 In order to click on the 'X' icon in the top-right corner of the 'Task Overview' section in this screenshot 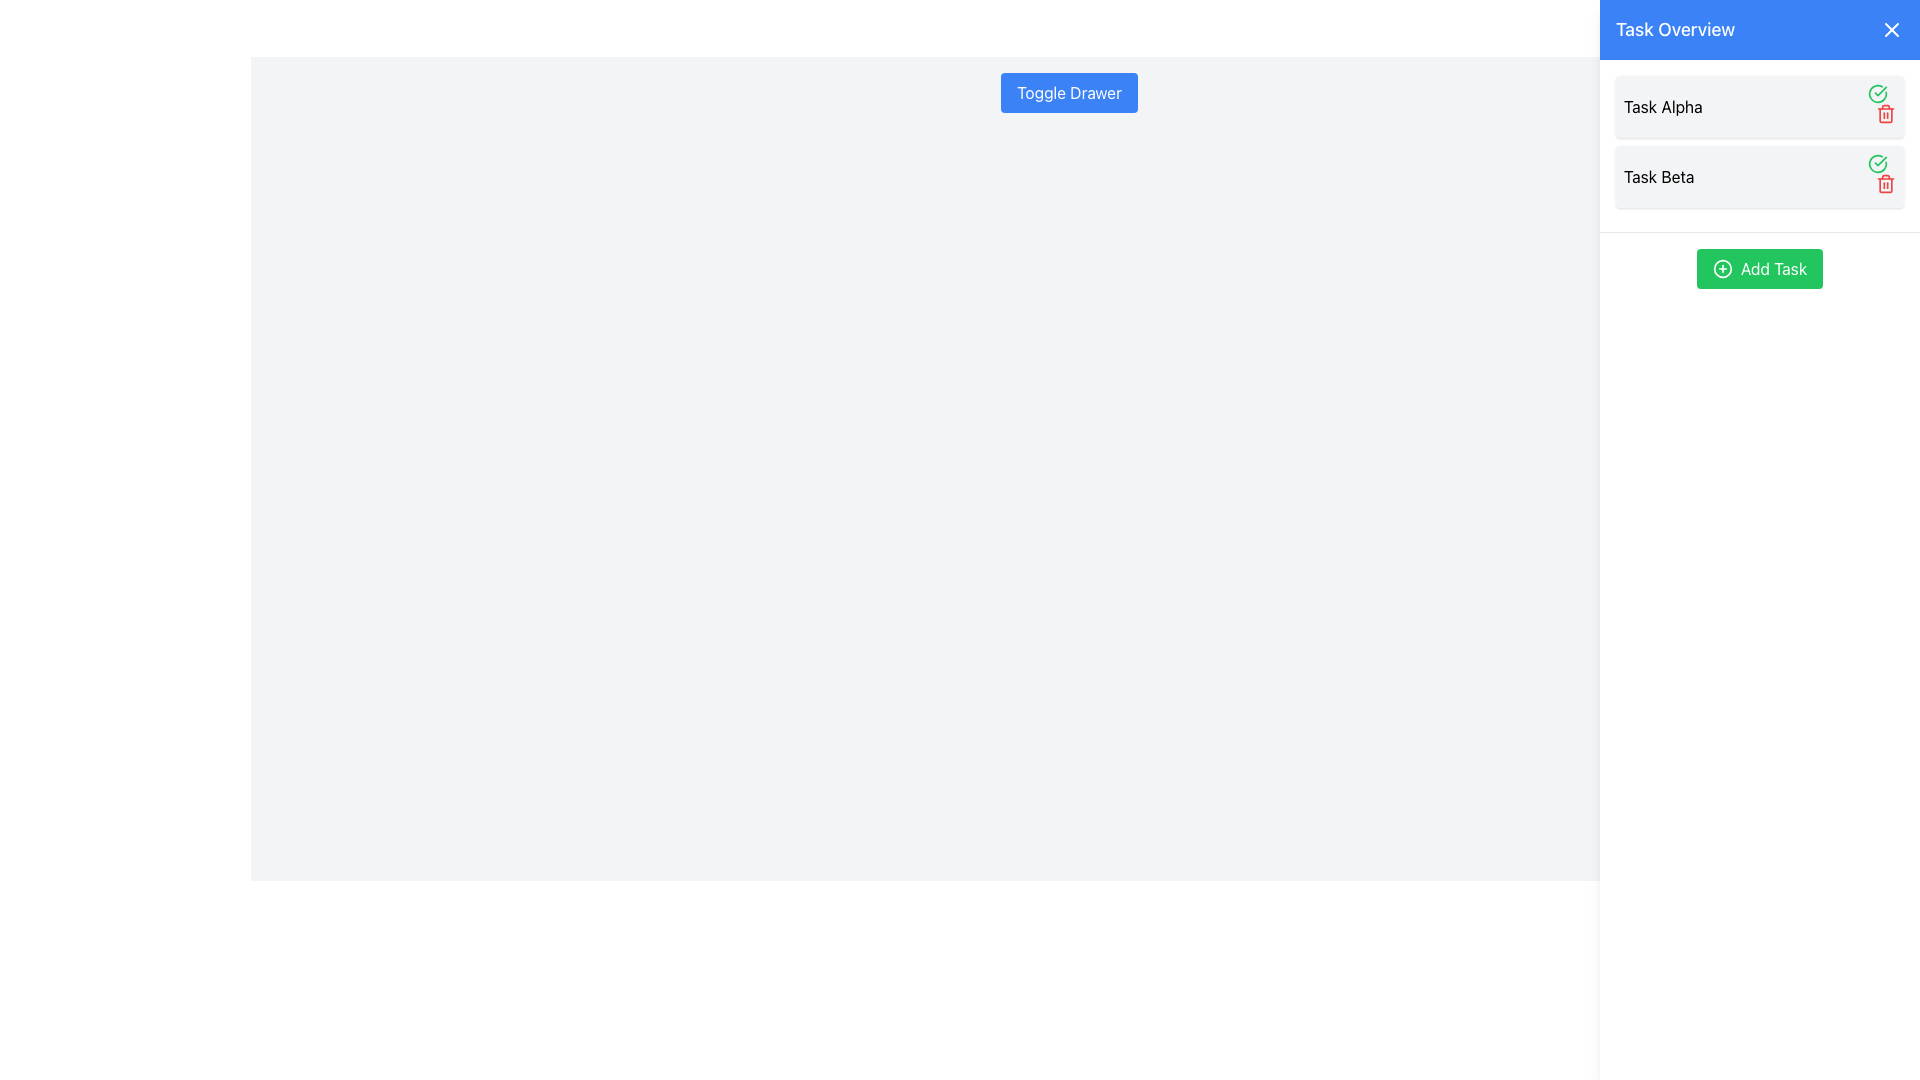, I will do `click(1890, 30)`.